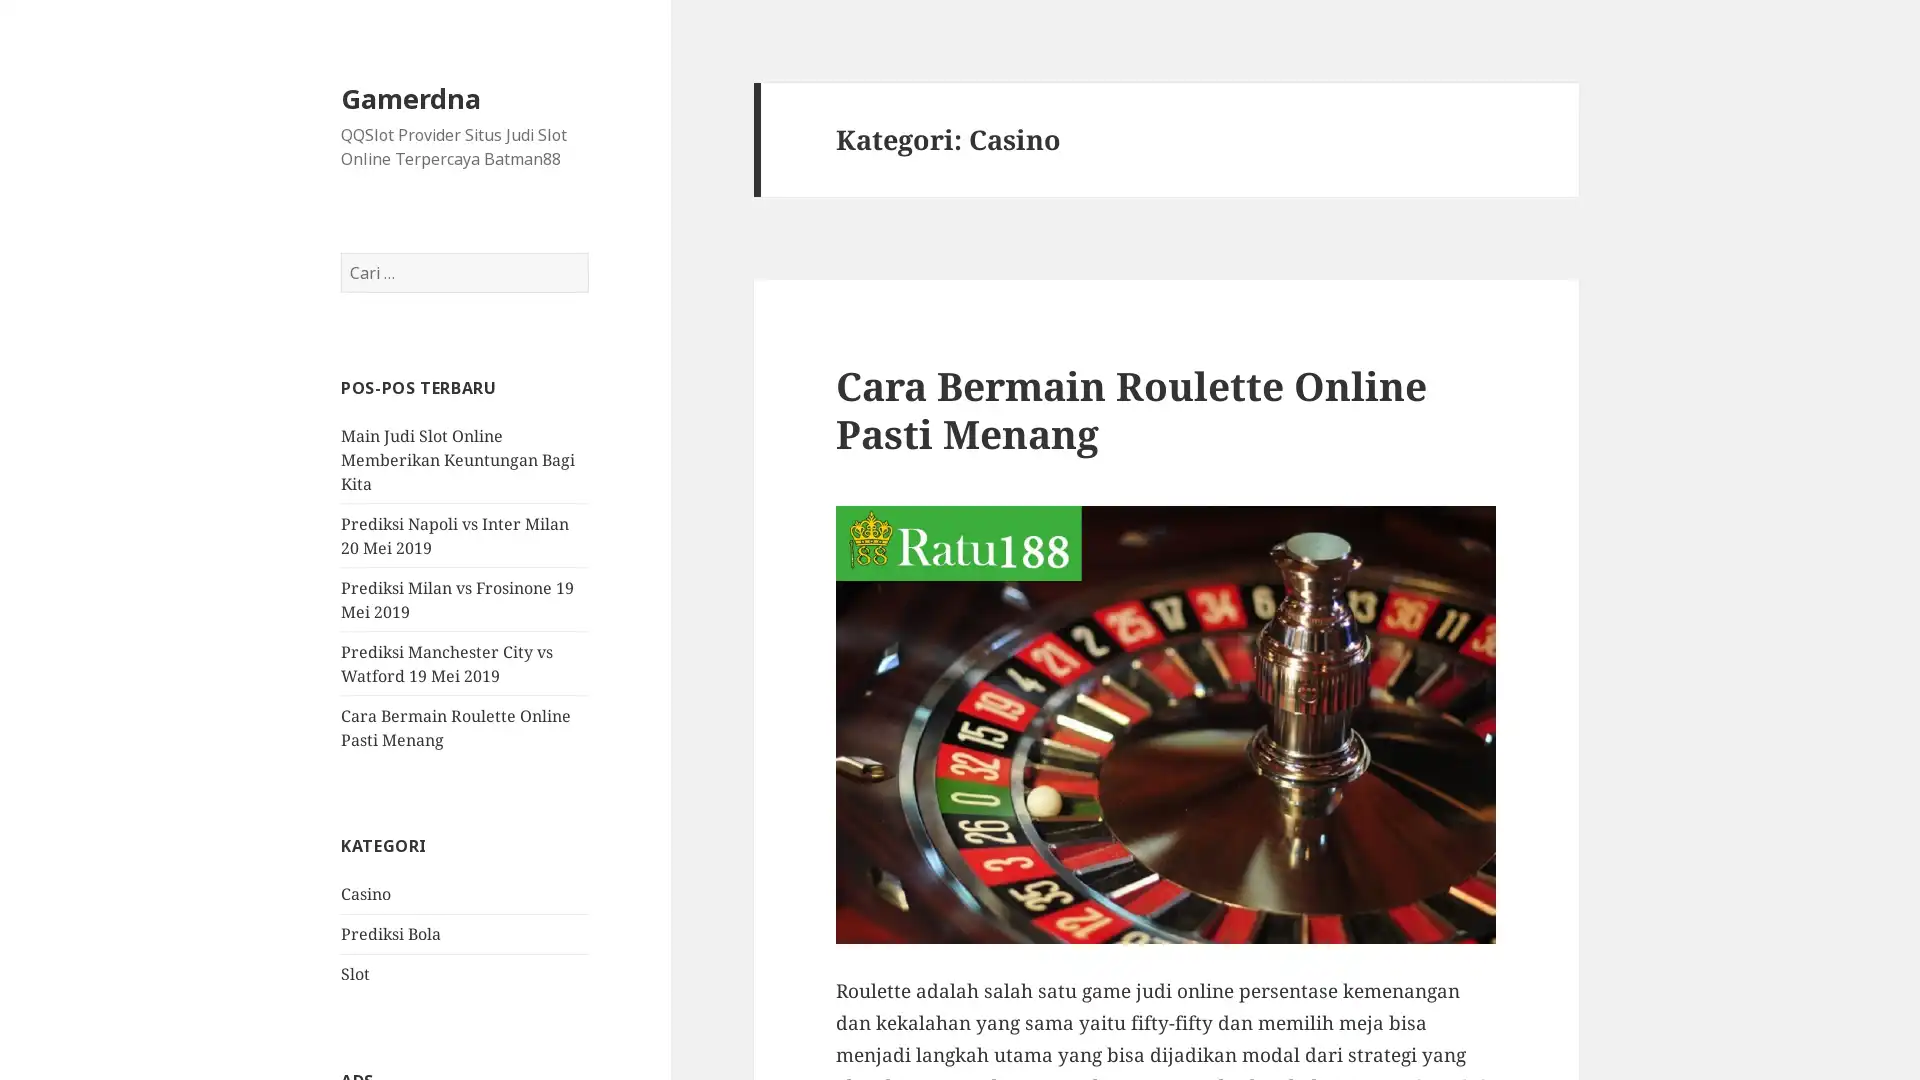 This screenshot has height=1080, width=1920. Describe the element at coordinates (587, 252) in the screenshot. I see `Cari` at that location.